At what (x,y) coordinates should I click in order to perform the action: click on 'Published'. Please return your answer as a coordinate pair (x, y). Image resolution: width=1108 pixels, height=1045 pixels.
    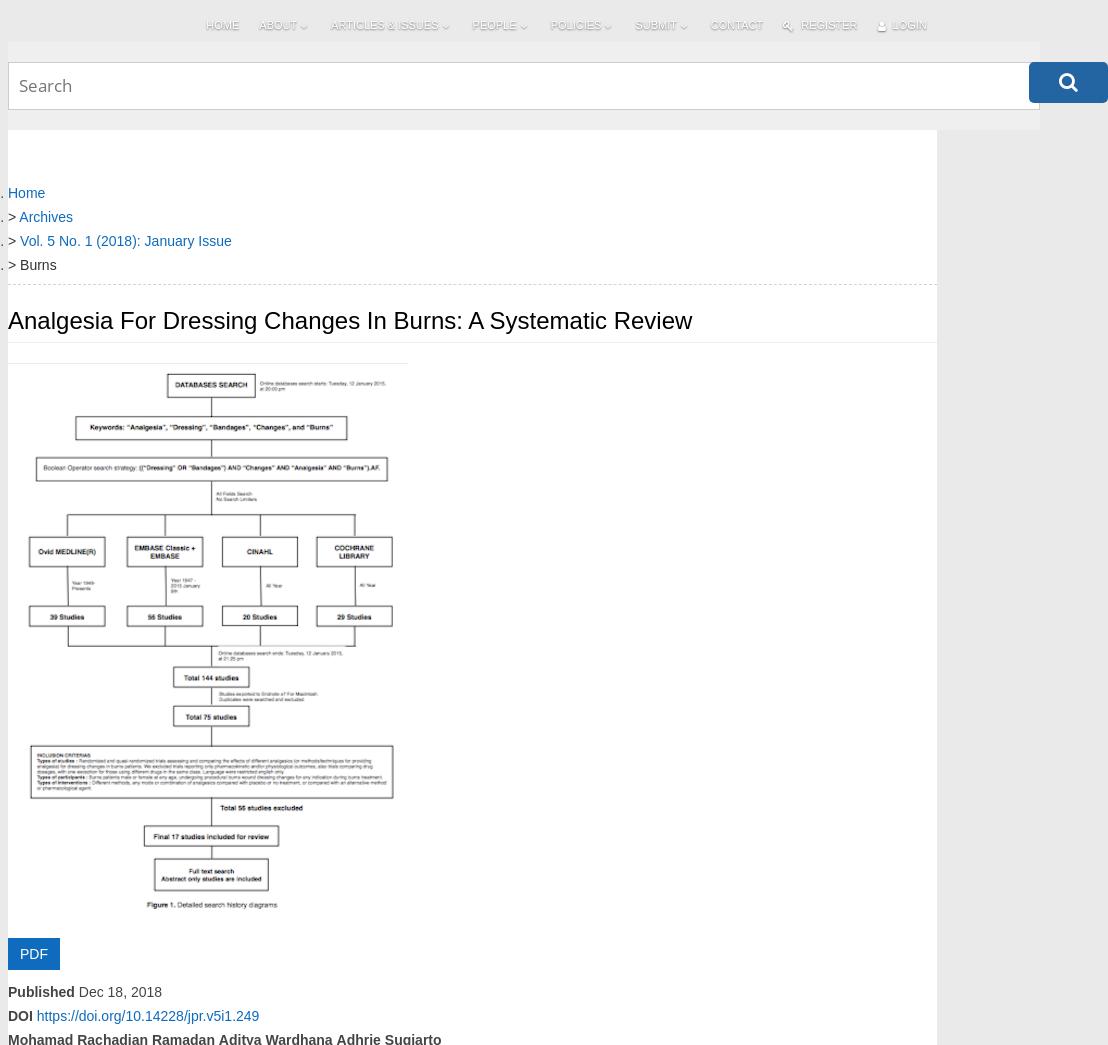
    Looking at the image, I should click on (7, 990).